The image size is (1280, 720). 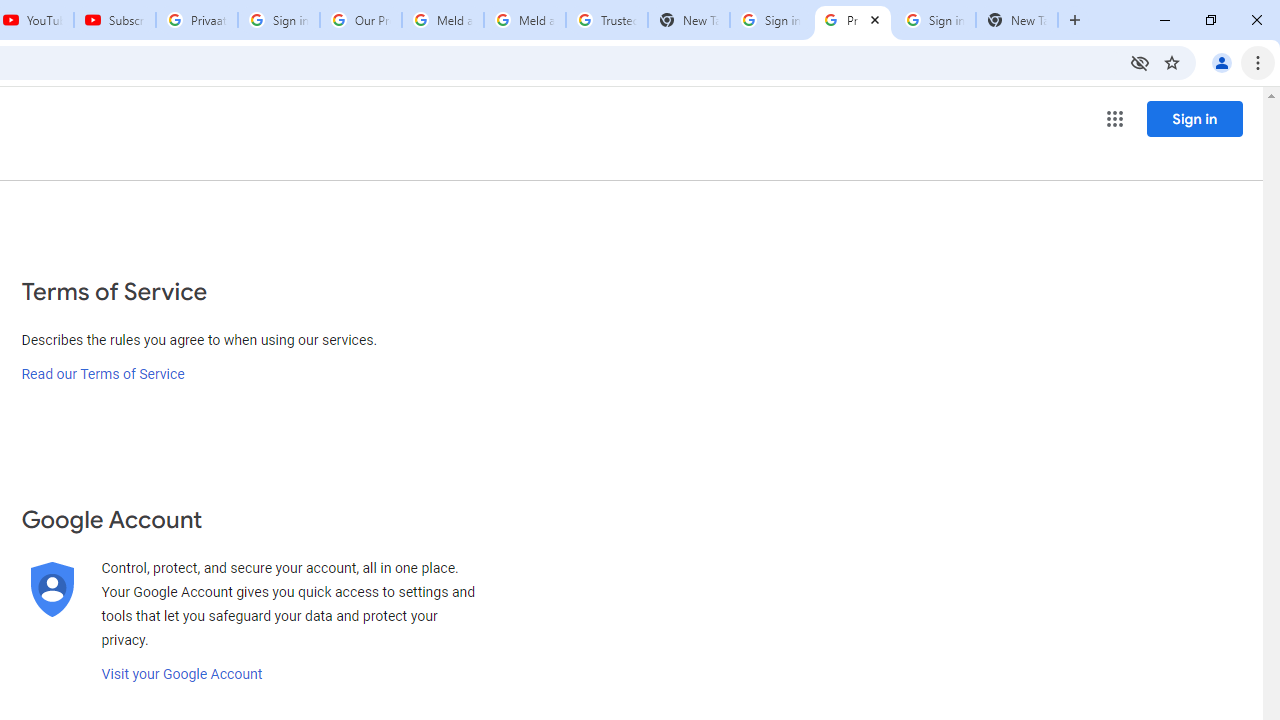 I want to click on 'Sign in - Google Accounts', so click(x=769, y=20).